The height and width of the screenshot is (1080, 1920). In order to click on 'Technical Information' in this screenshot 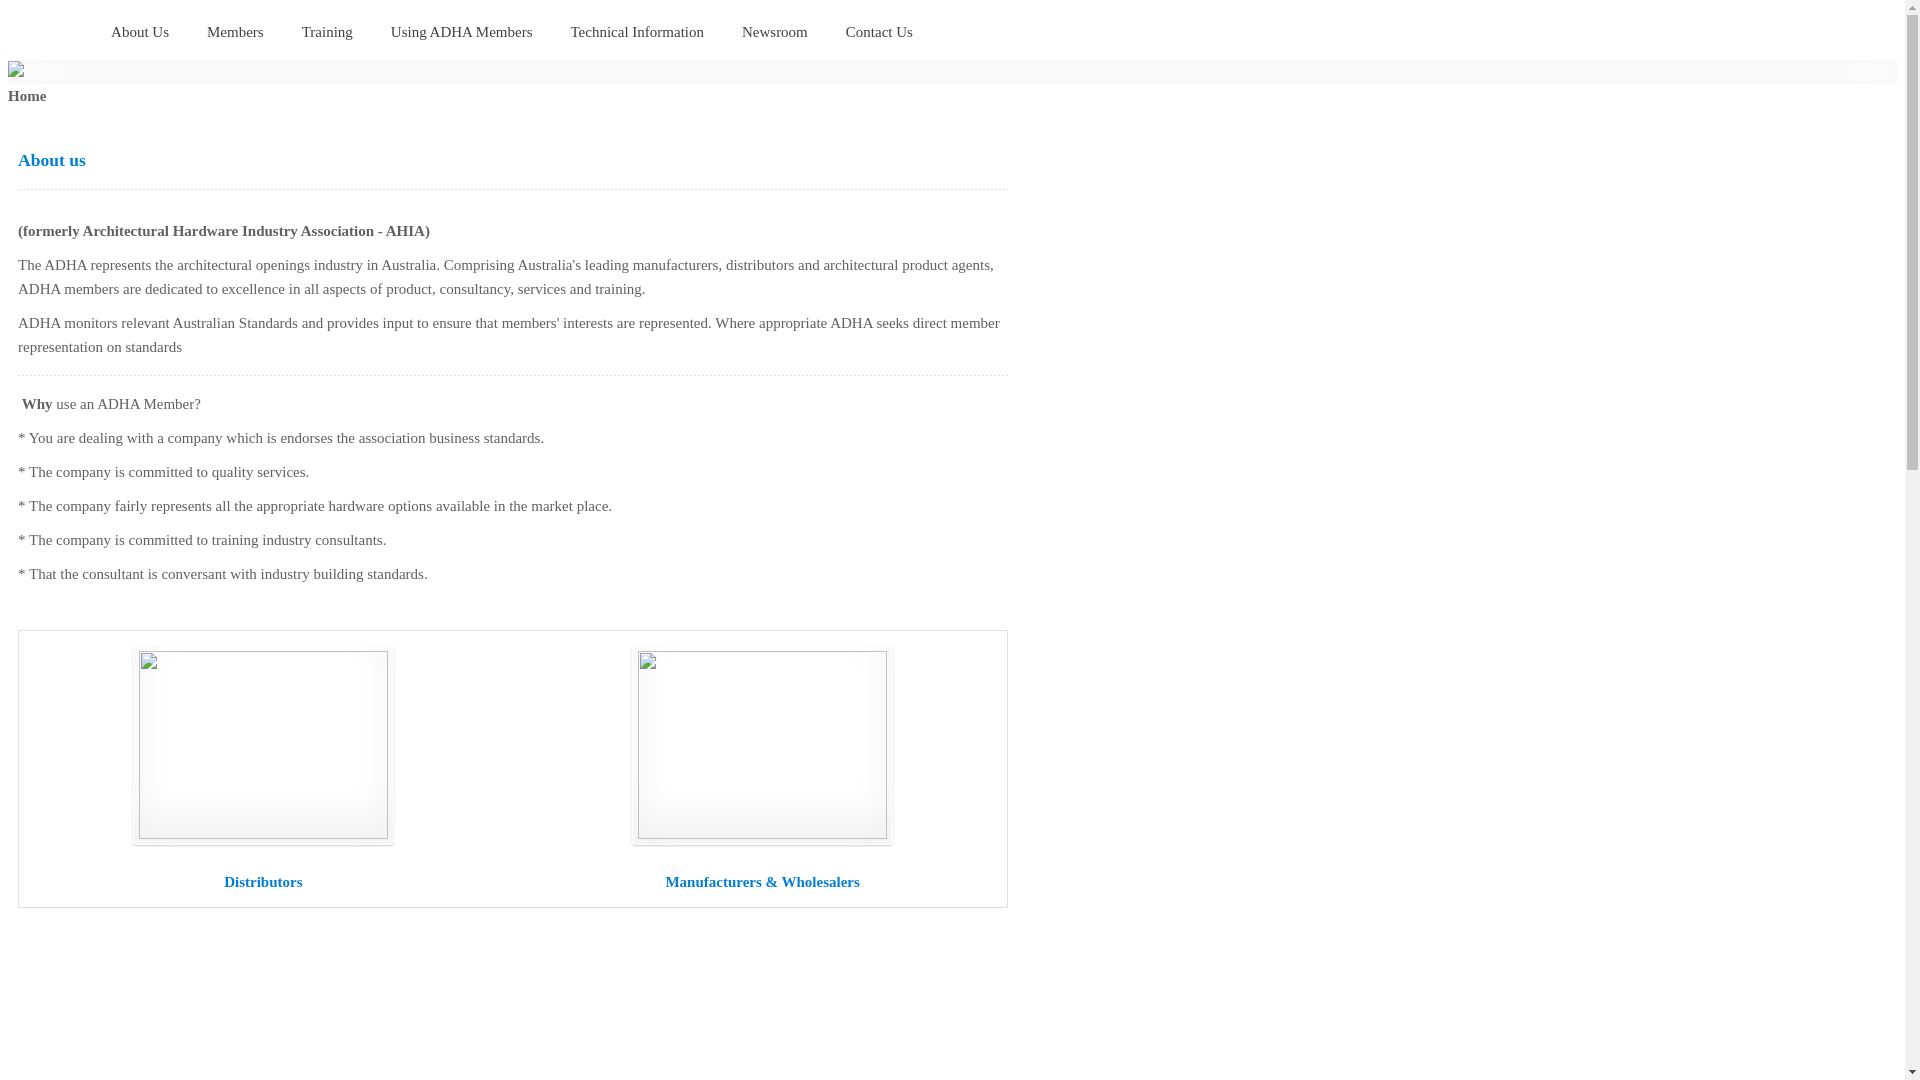, I will do `click(636, 33)`.